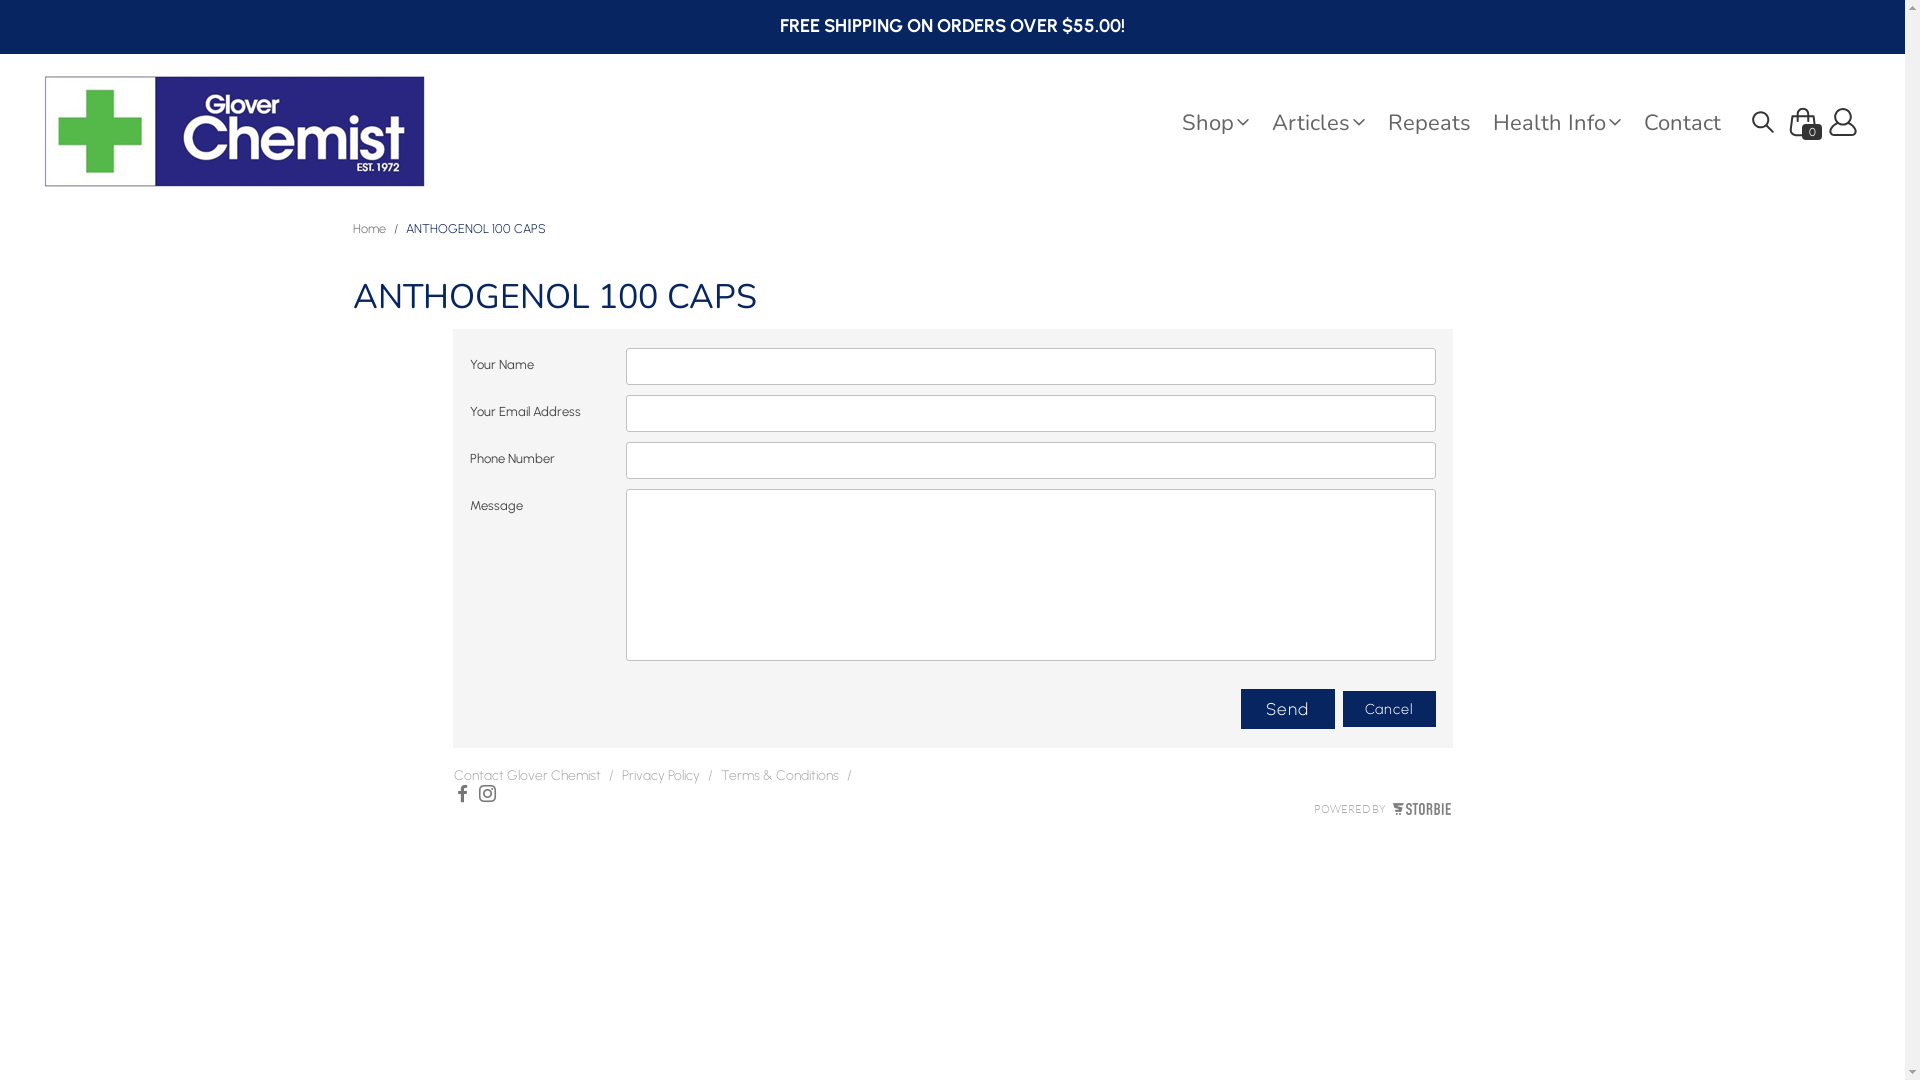  What do you see at coordinates (1388, 708) in the screenshot?
I see `'Cancel'` at bounding box center [1388, 708].